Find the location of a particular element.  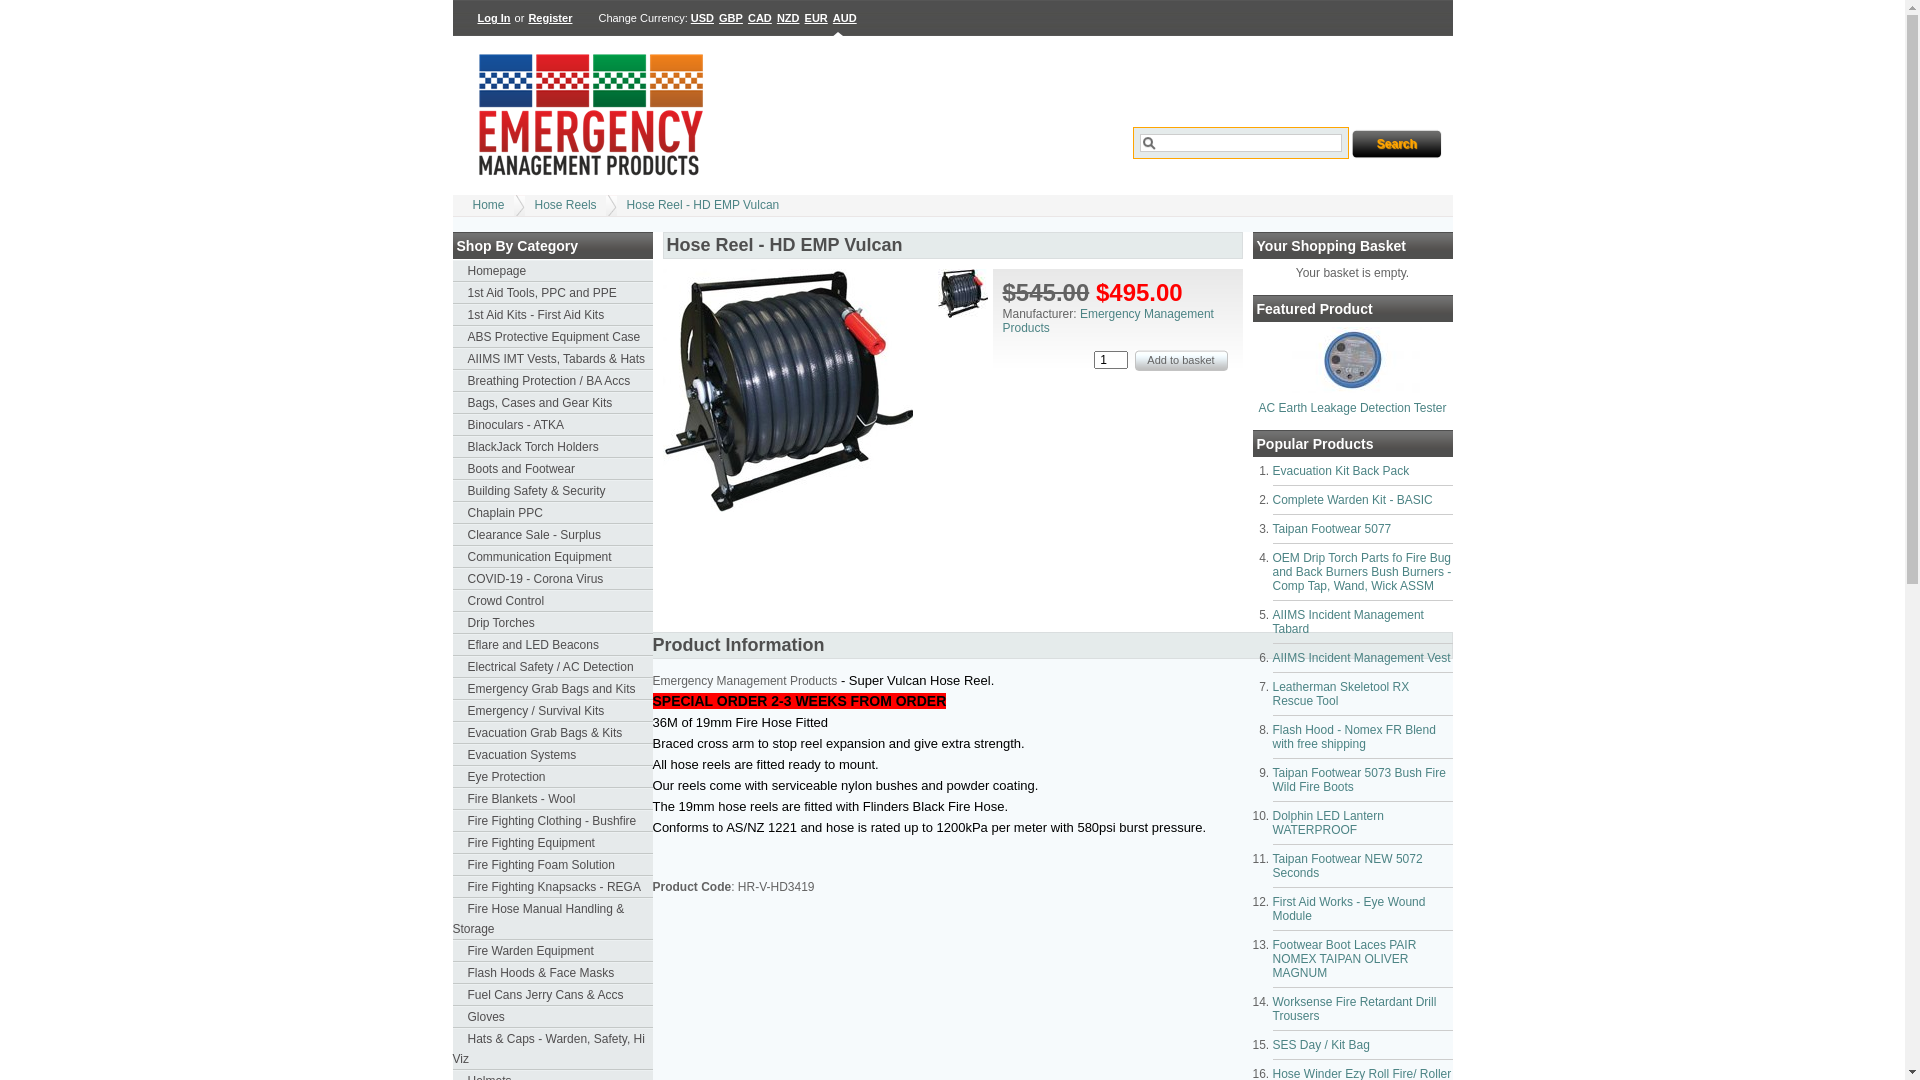

'Search our store' is located at coordinates (1240, 141).